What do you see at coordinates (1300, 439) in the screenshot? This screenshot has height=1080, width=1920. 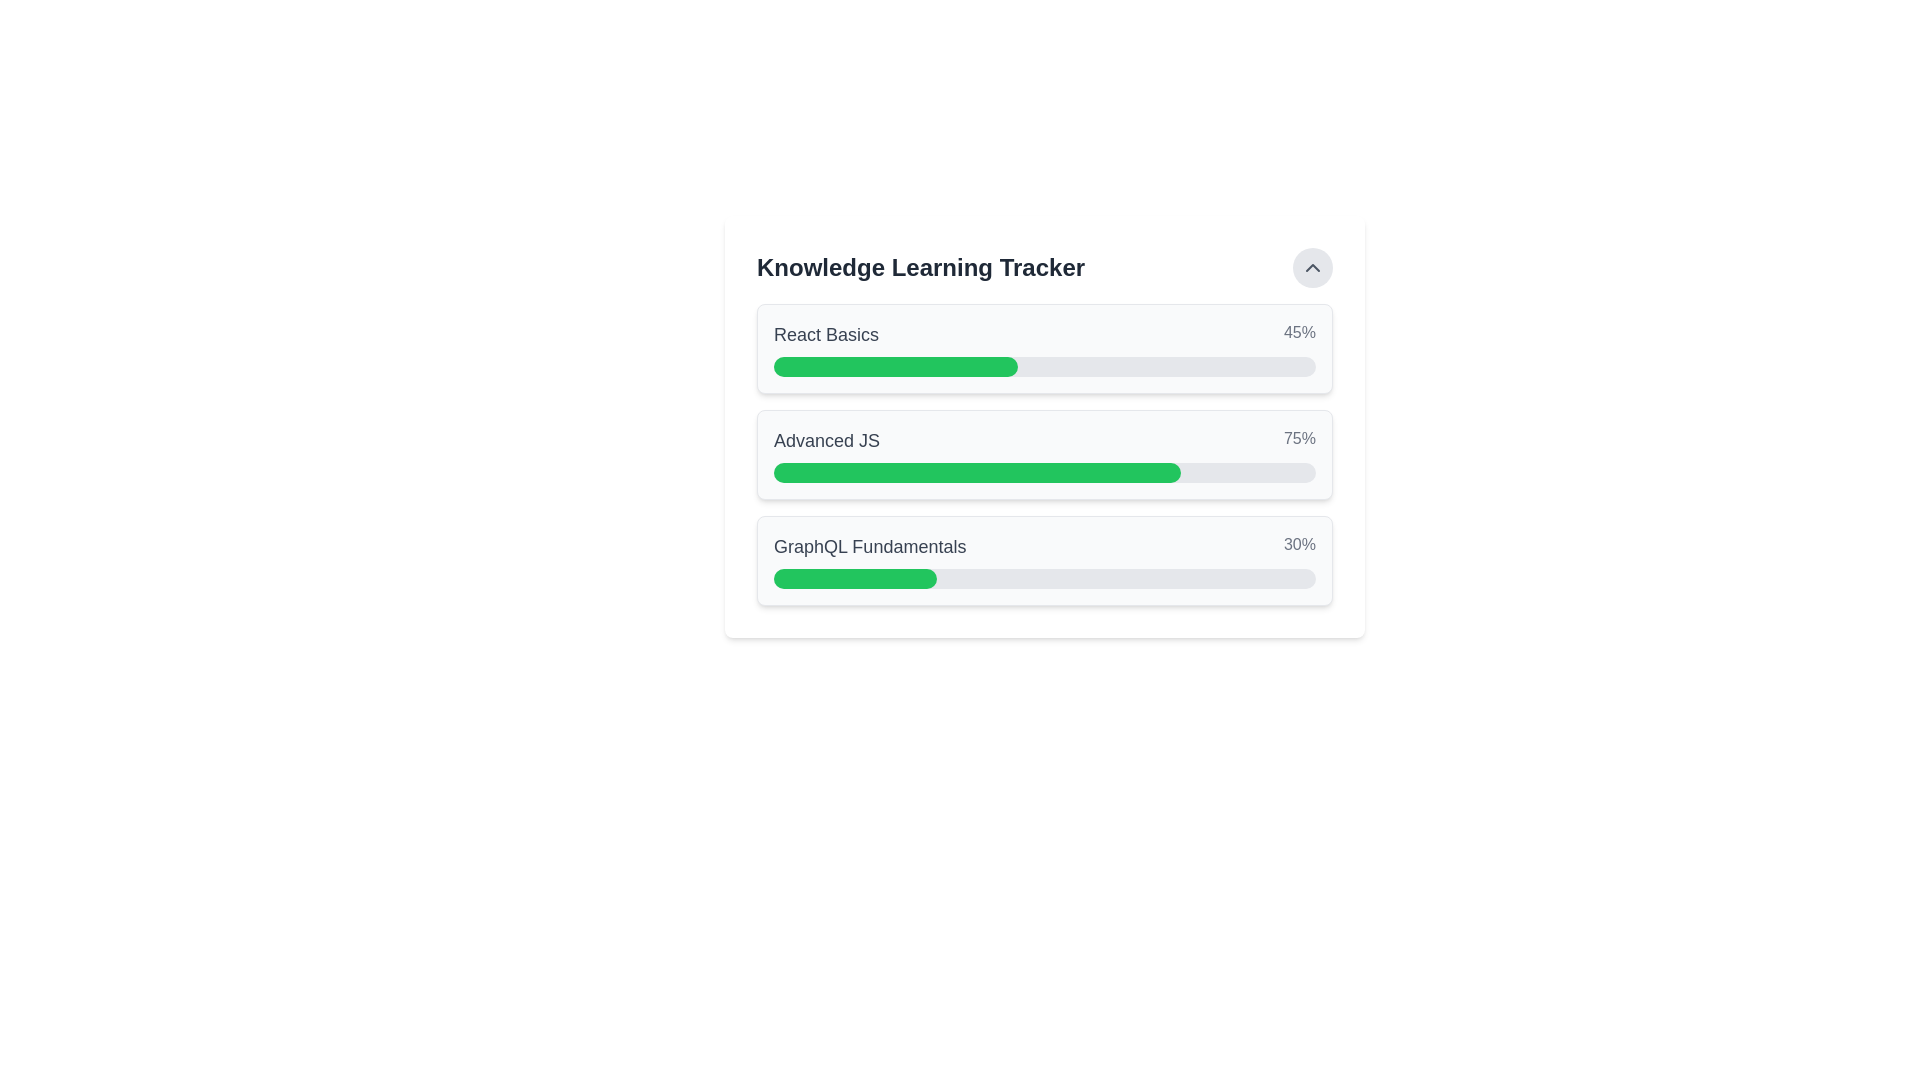 I see `the text label displaying '75%' that is styled in gray and positioned to the right of the 'Advanced JS' progress bar` at bounding box center [1300, 439].